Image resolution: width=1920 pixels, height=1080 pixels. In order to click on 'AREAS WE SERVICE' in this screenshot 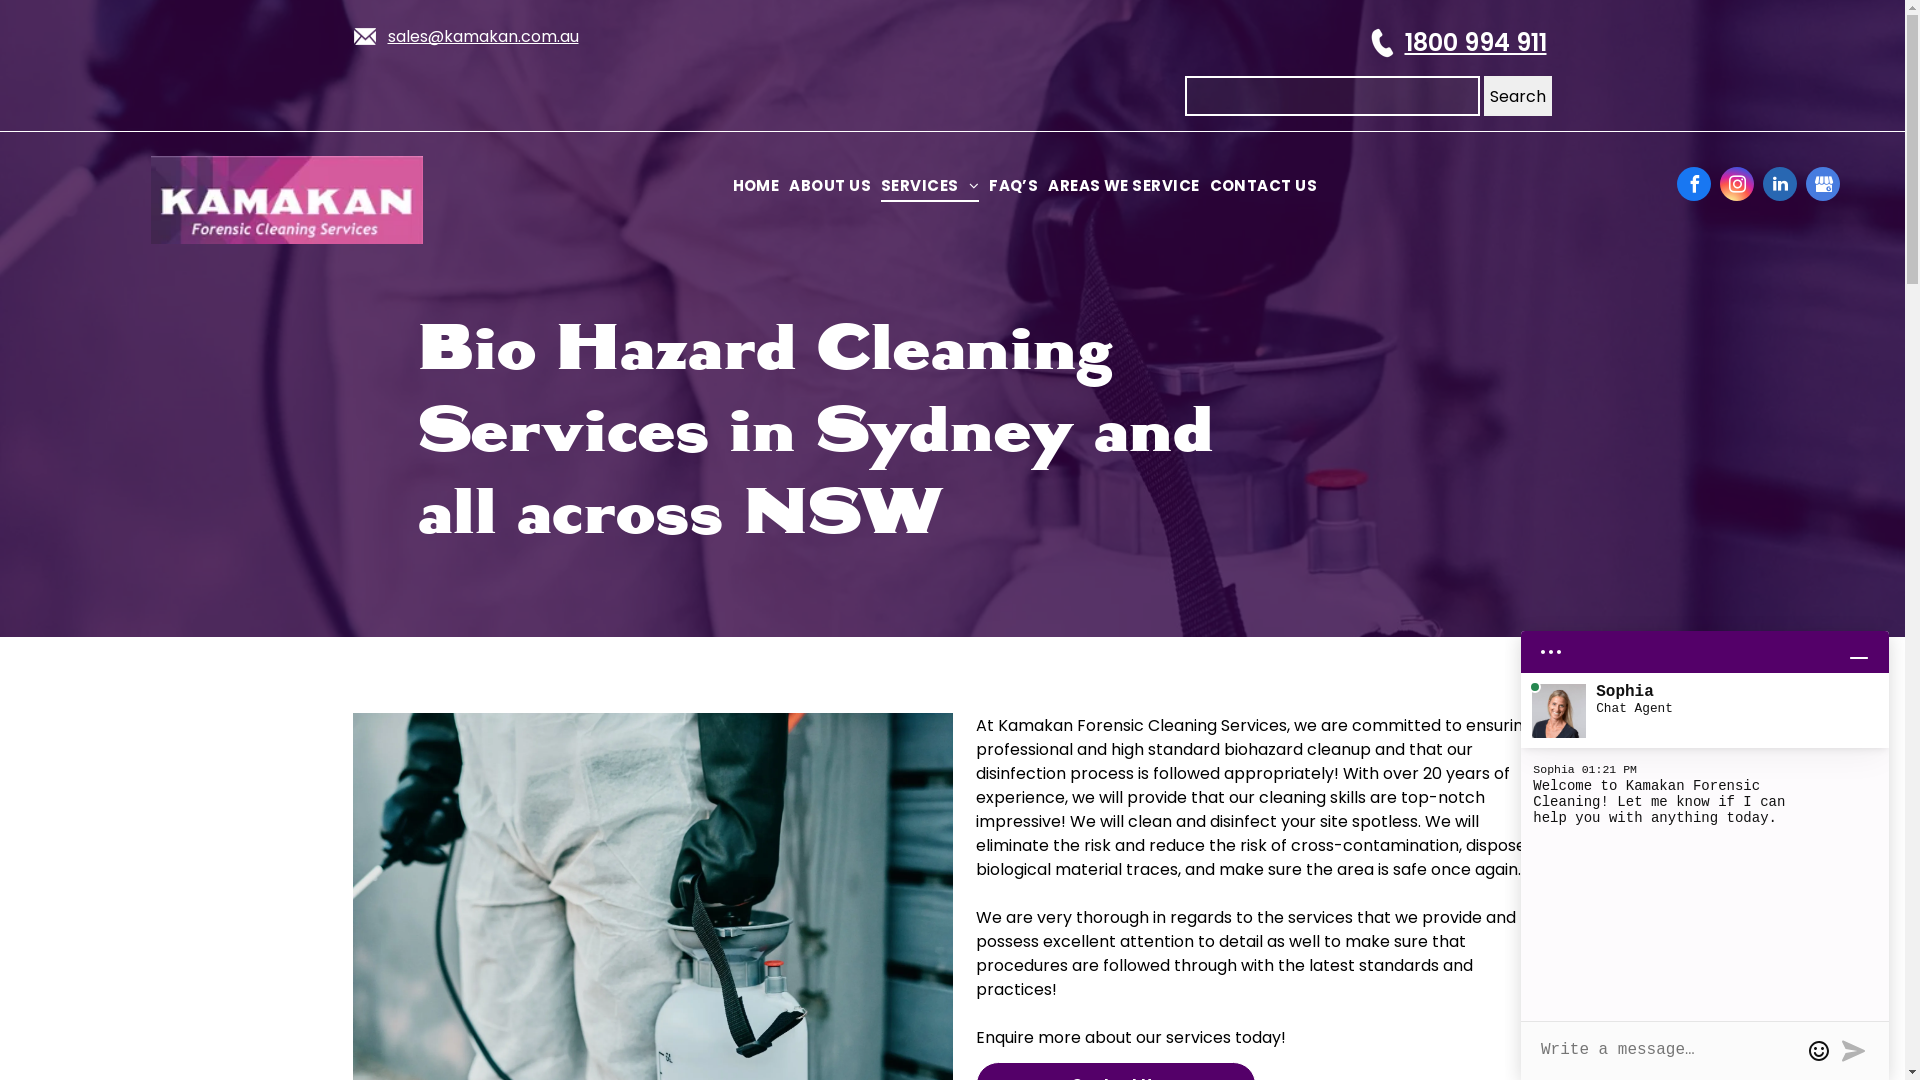, I will do `click(1041, 186)`.